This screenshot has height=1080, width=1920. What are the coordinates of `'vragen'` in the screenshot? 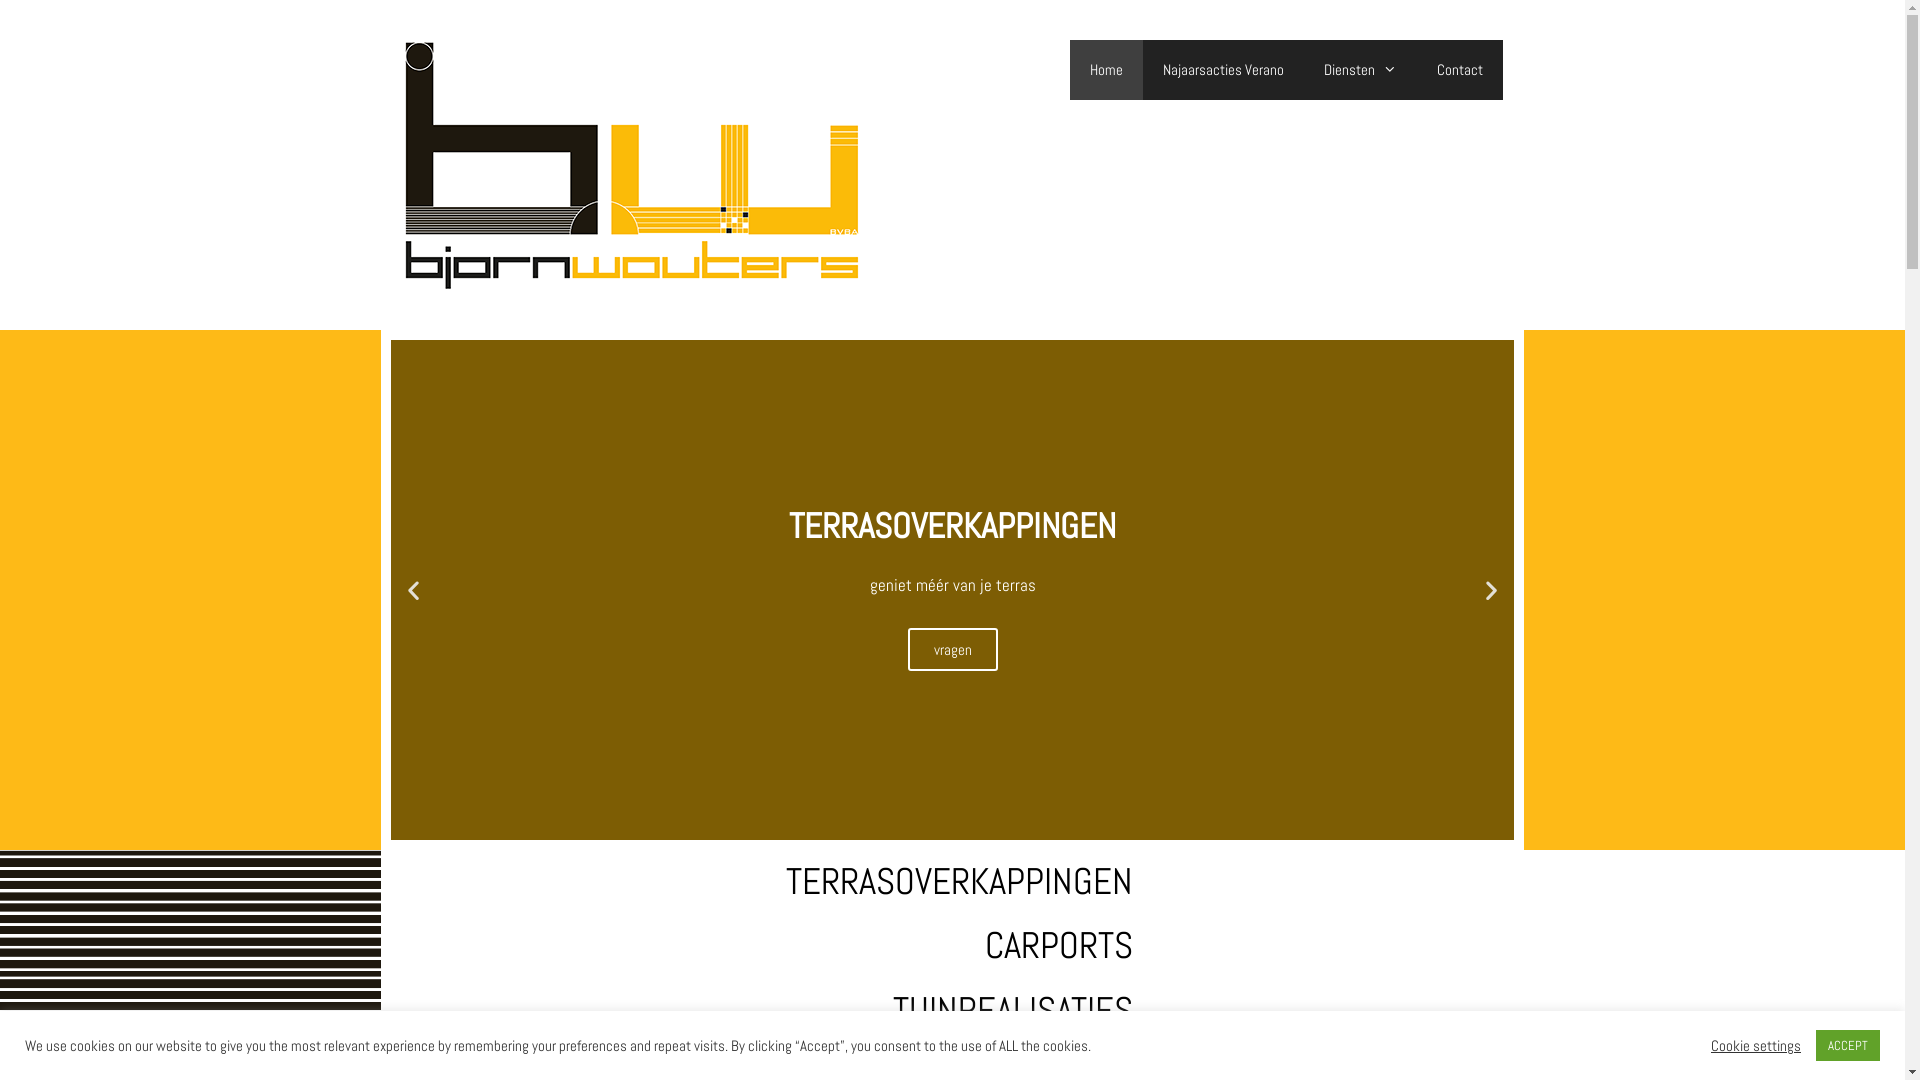 It's located at (906, 649).